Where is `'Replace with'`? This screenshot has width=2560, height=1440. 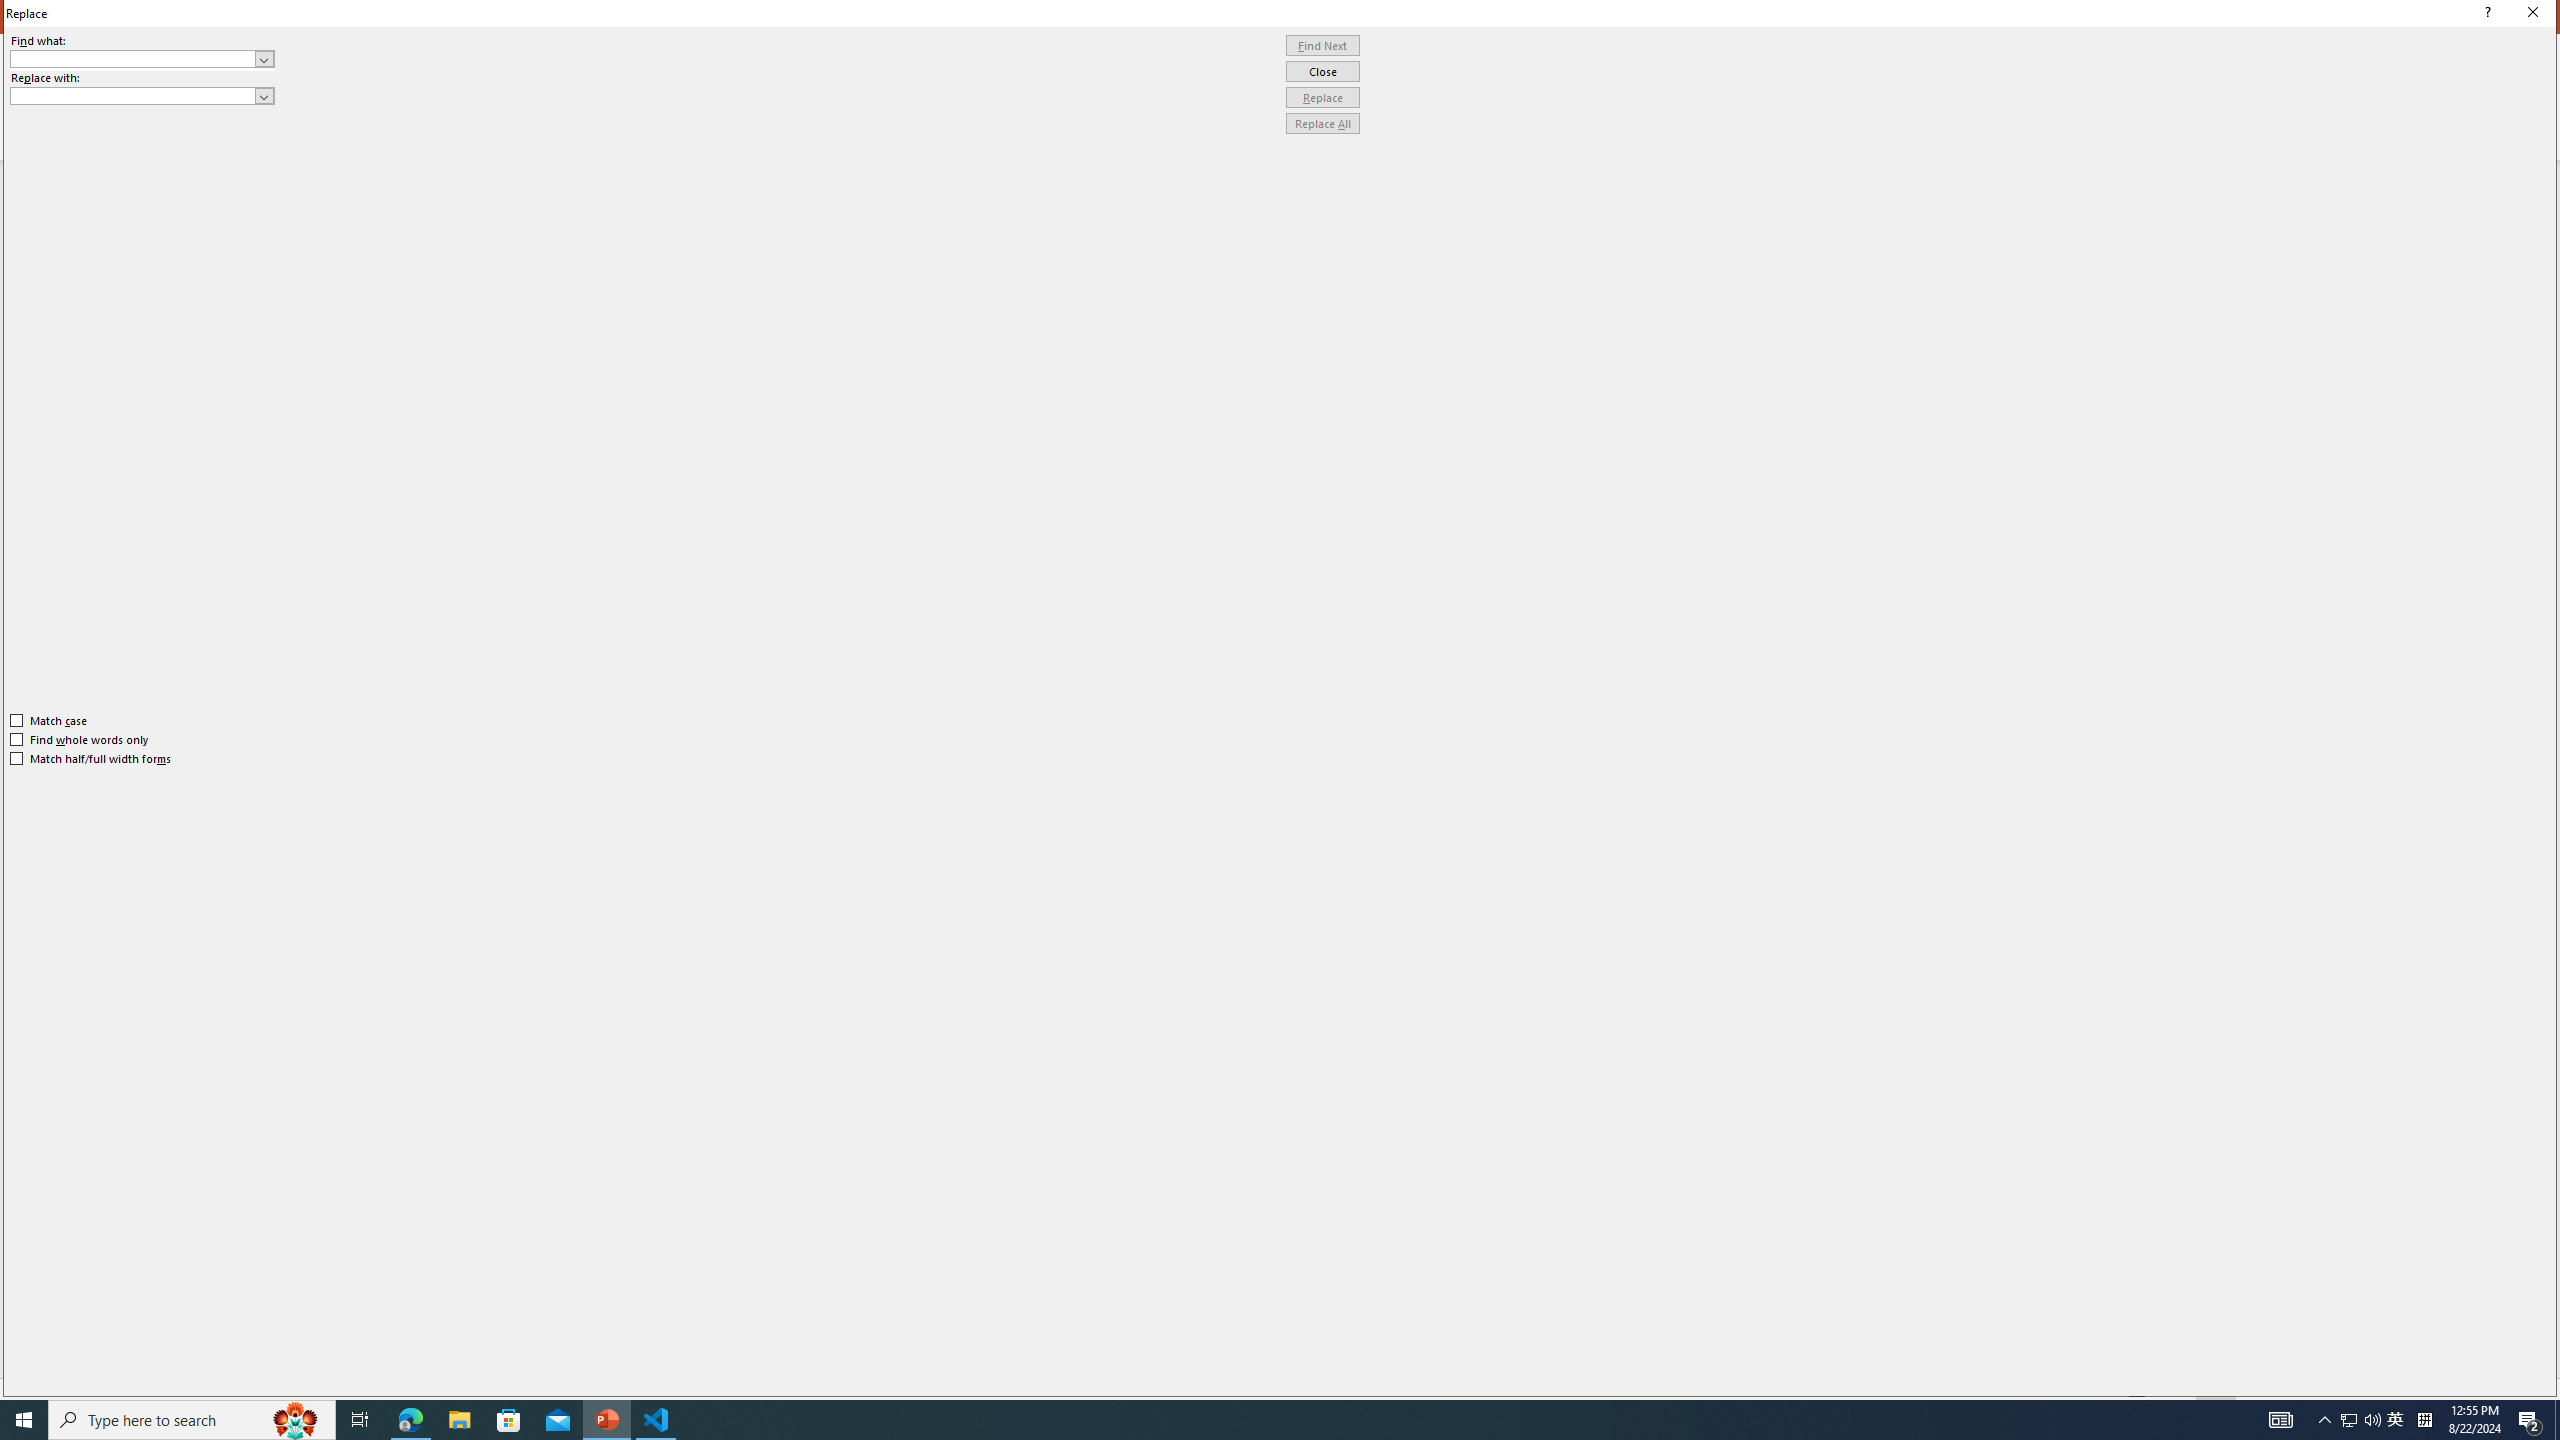
'Replace with' is located at coordinates (133, 95).